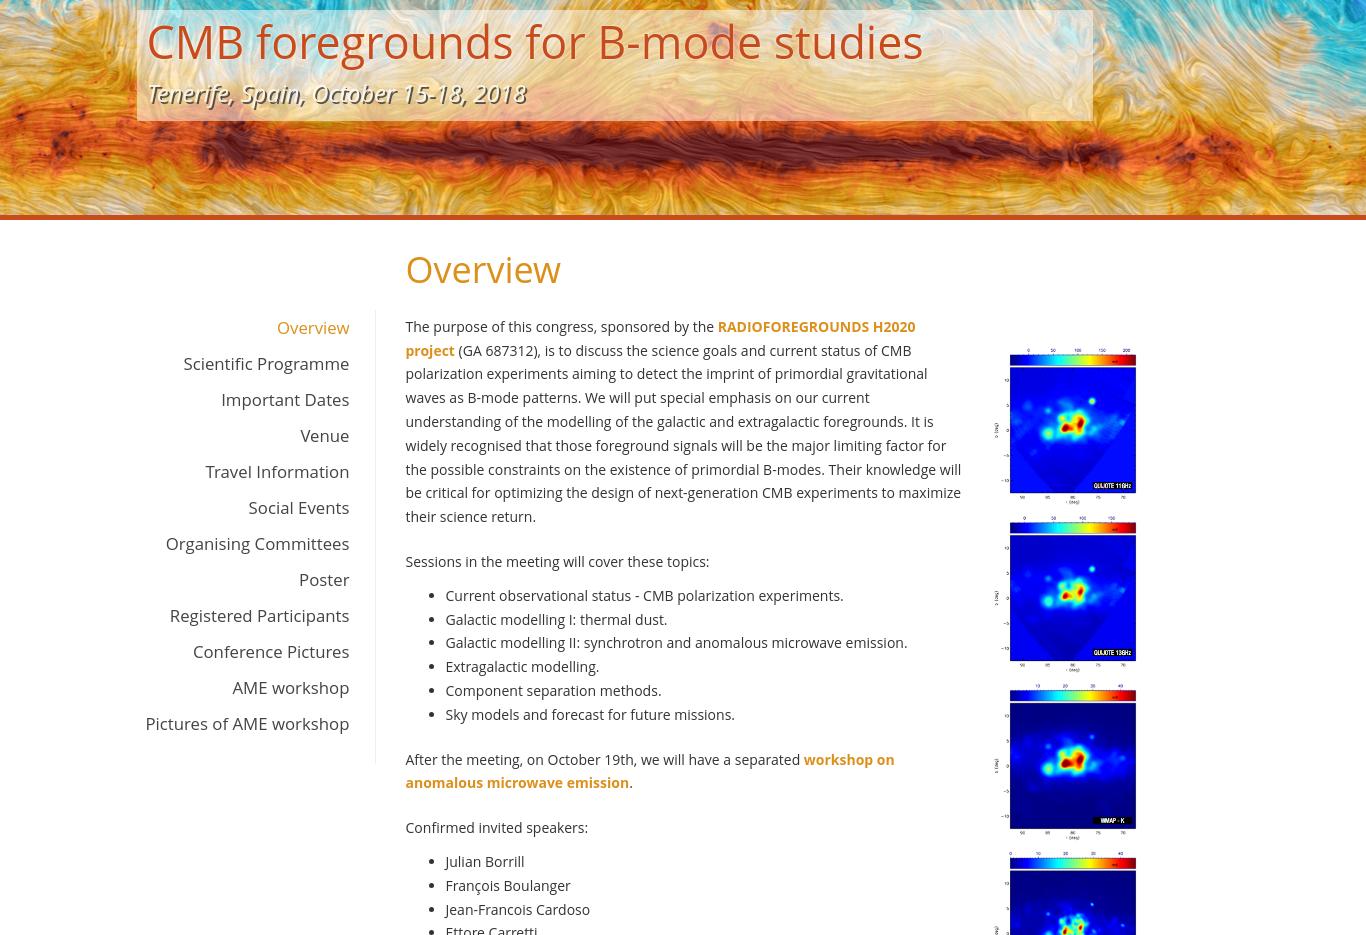 This screenshot has width=1366, height=935. What do you see at coordinates (335, 91) in the screenshot?
I see `'Tenerife, Spain, October 15-18, 2018'` at bounding box center [335, 91].